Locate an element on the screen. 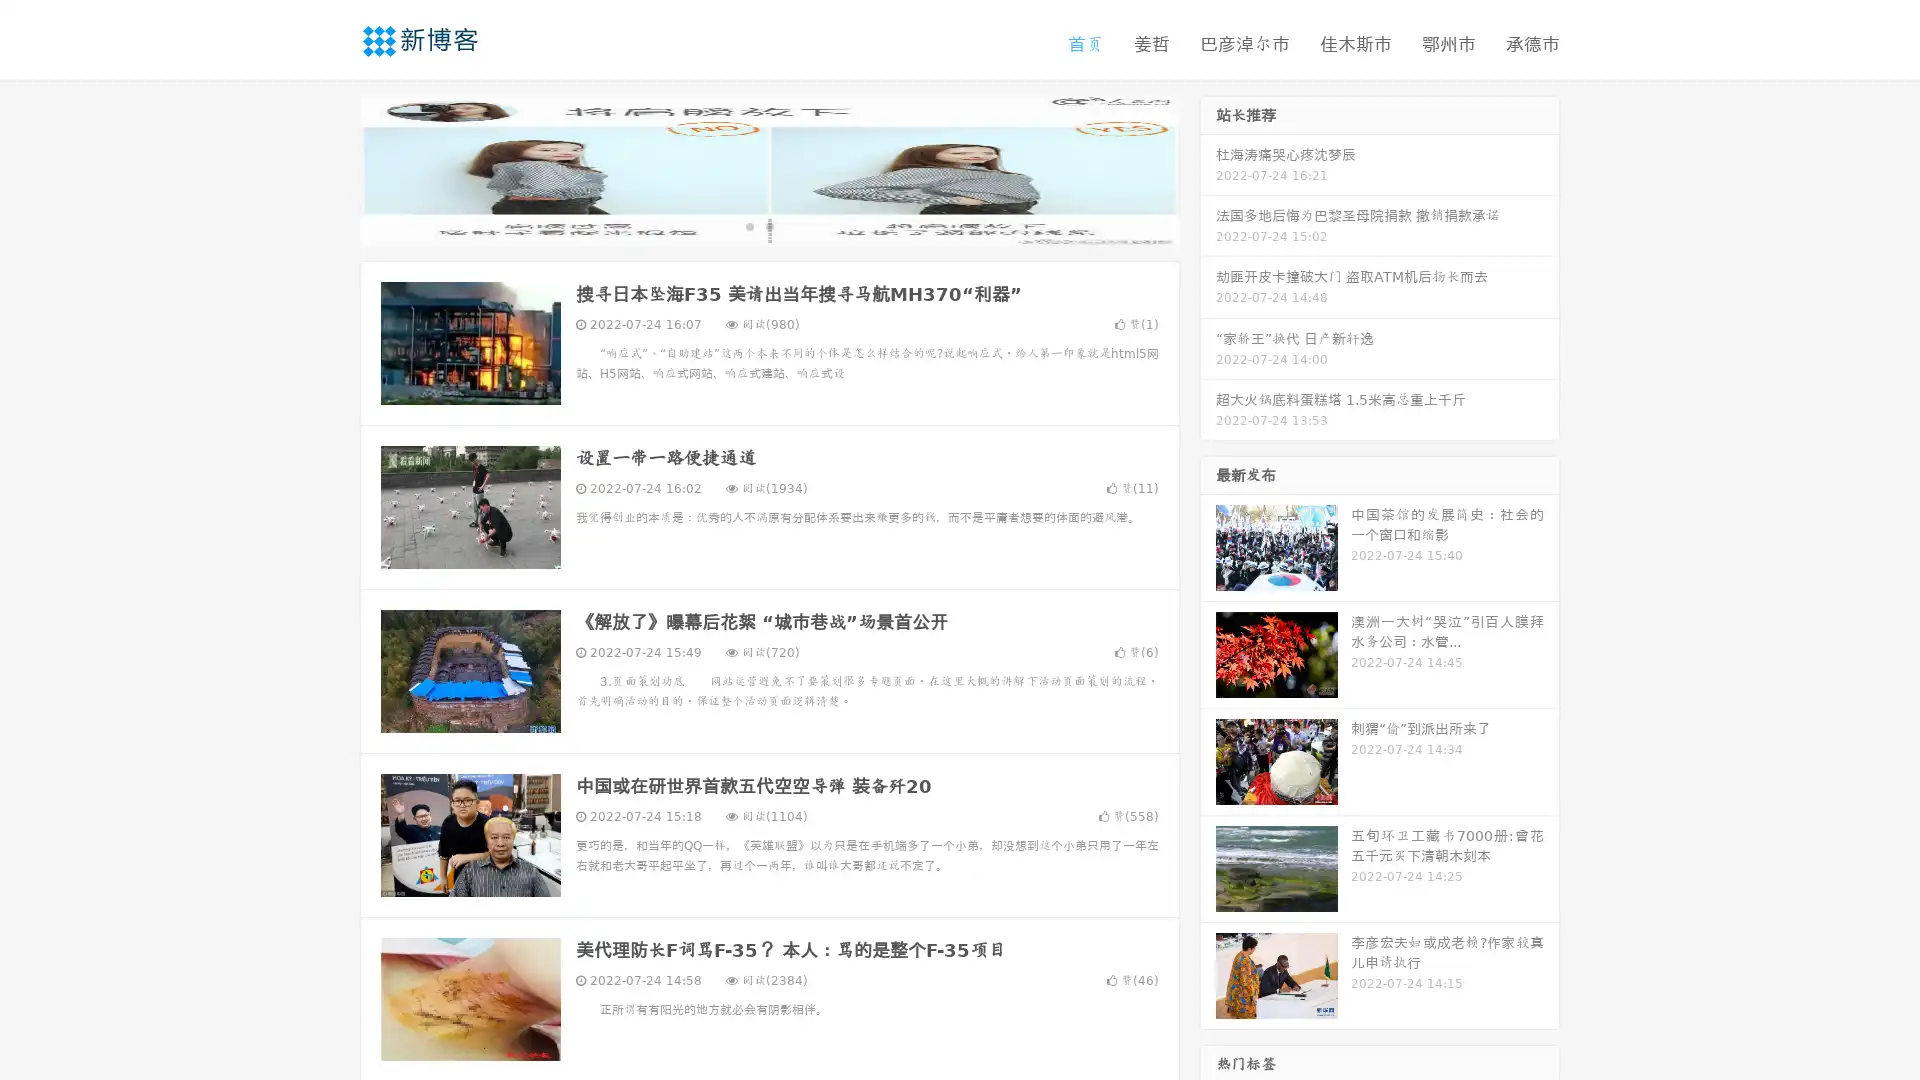  Next slide is located at coordinates (1208, 168).